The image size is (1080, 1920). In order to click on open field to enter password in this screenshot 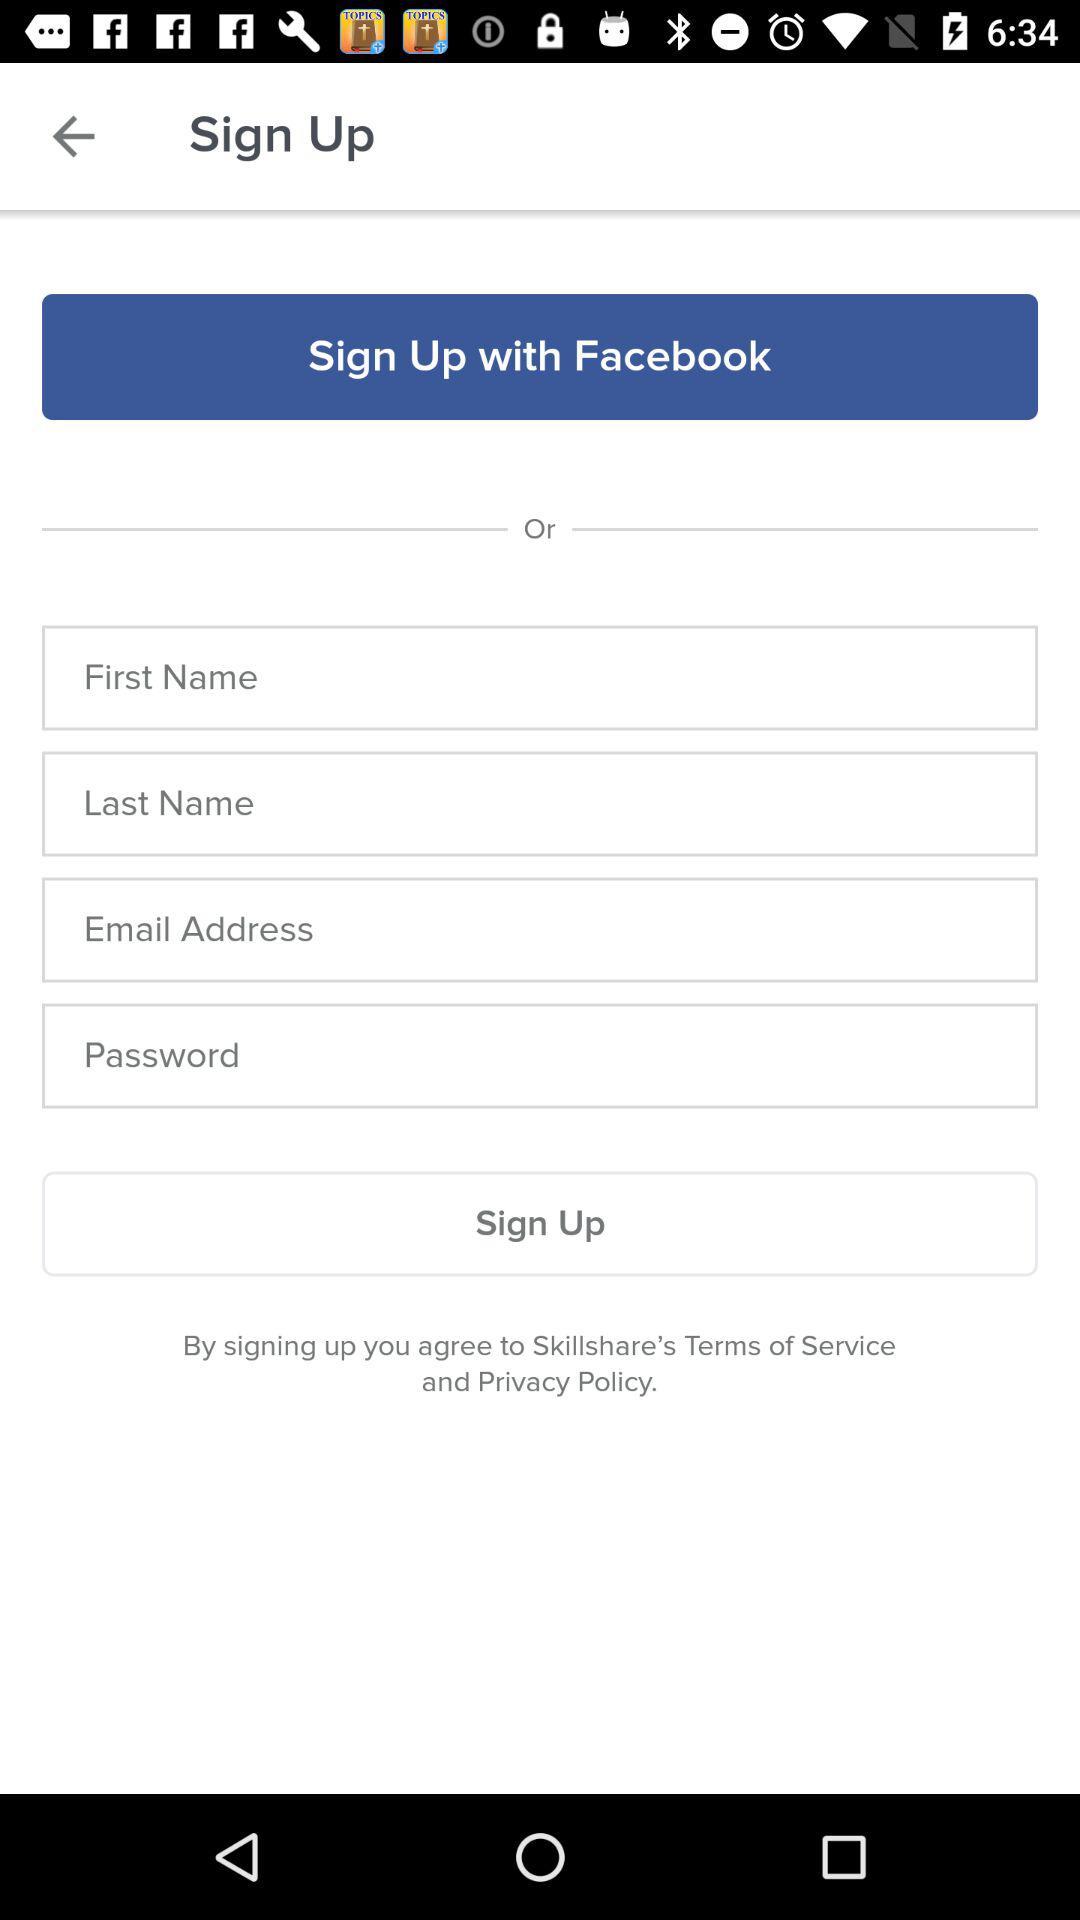, I will do `click(540, 1055)`.